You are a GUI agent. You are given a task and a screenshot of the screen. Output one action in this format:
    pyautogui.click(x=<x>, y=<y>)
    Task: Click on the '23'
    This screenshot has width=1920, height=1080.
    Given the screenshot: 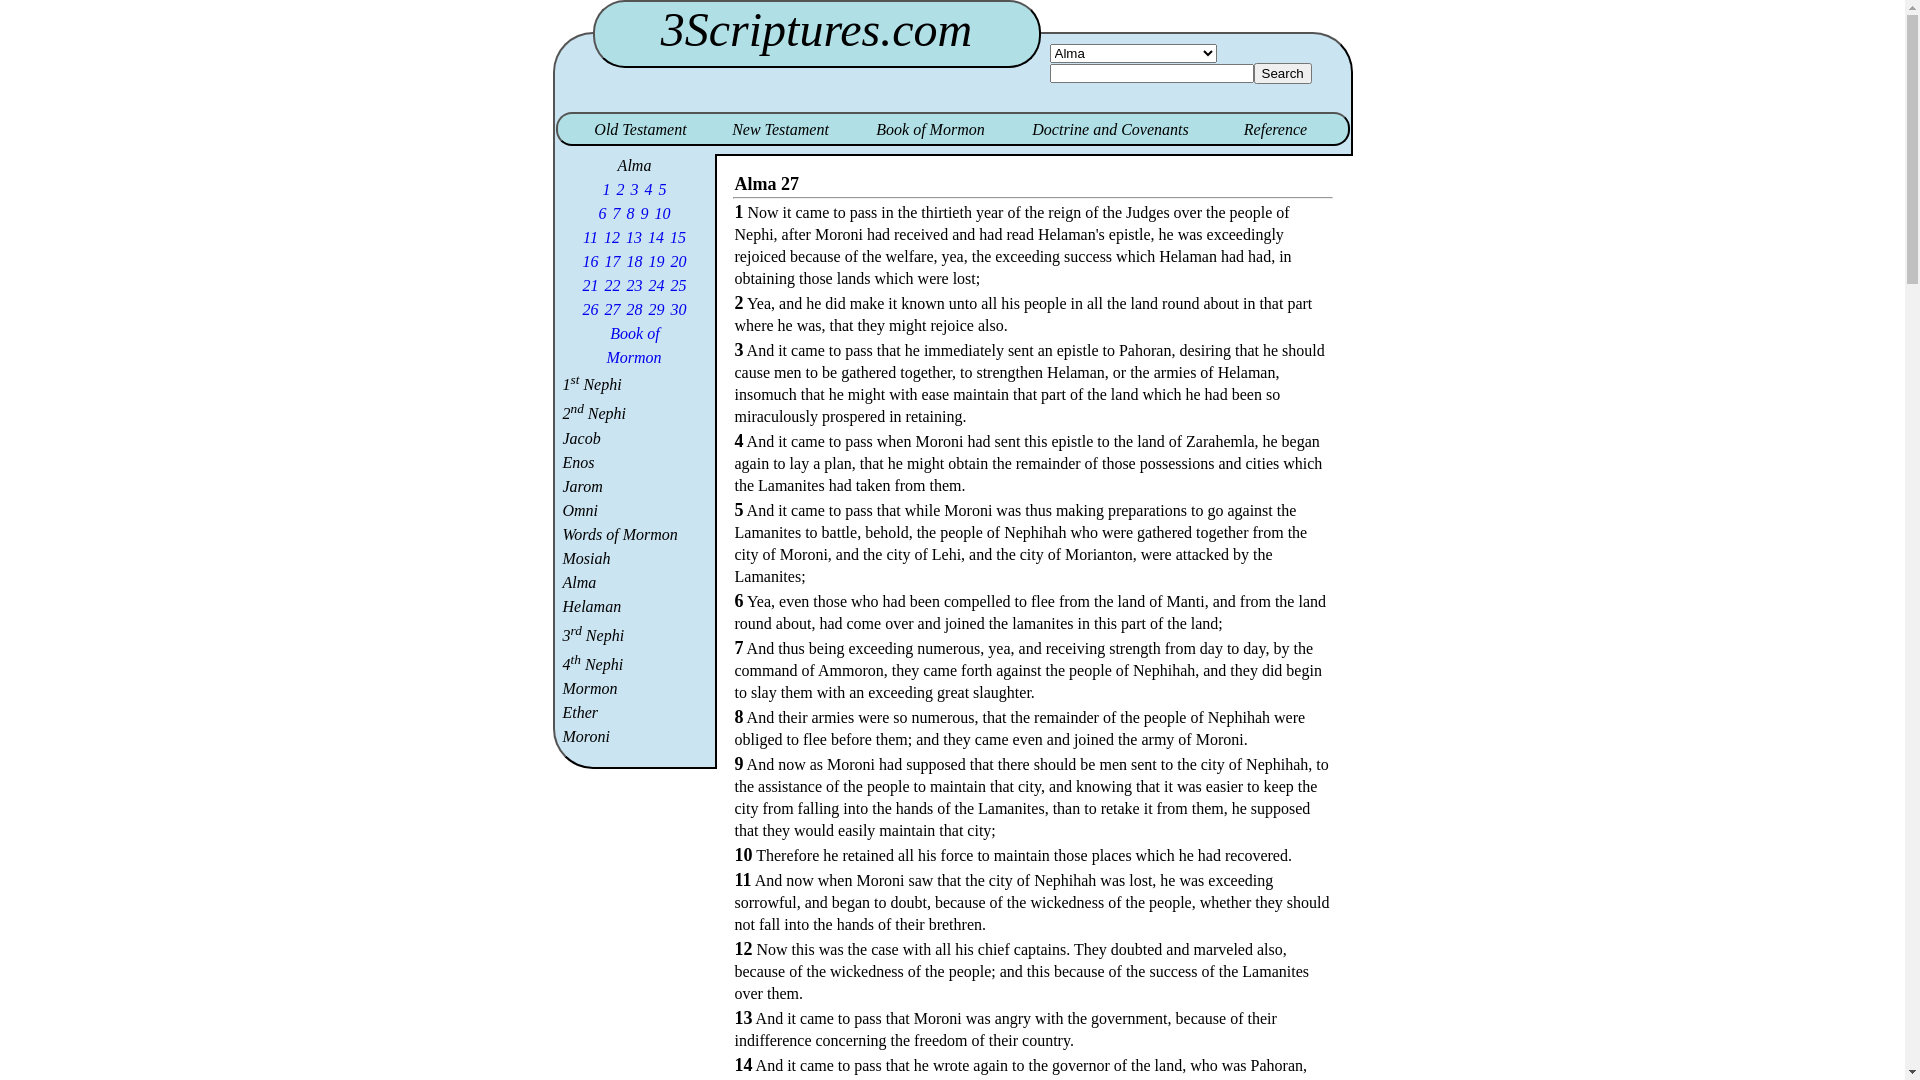 What is the action you would take?
    pyautogui.click(x=633, y=285)
    